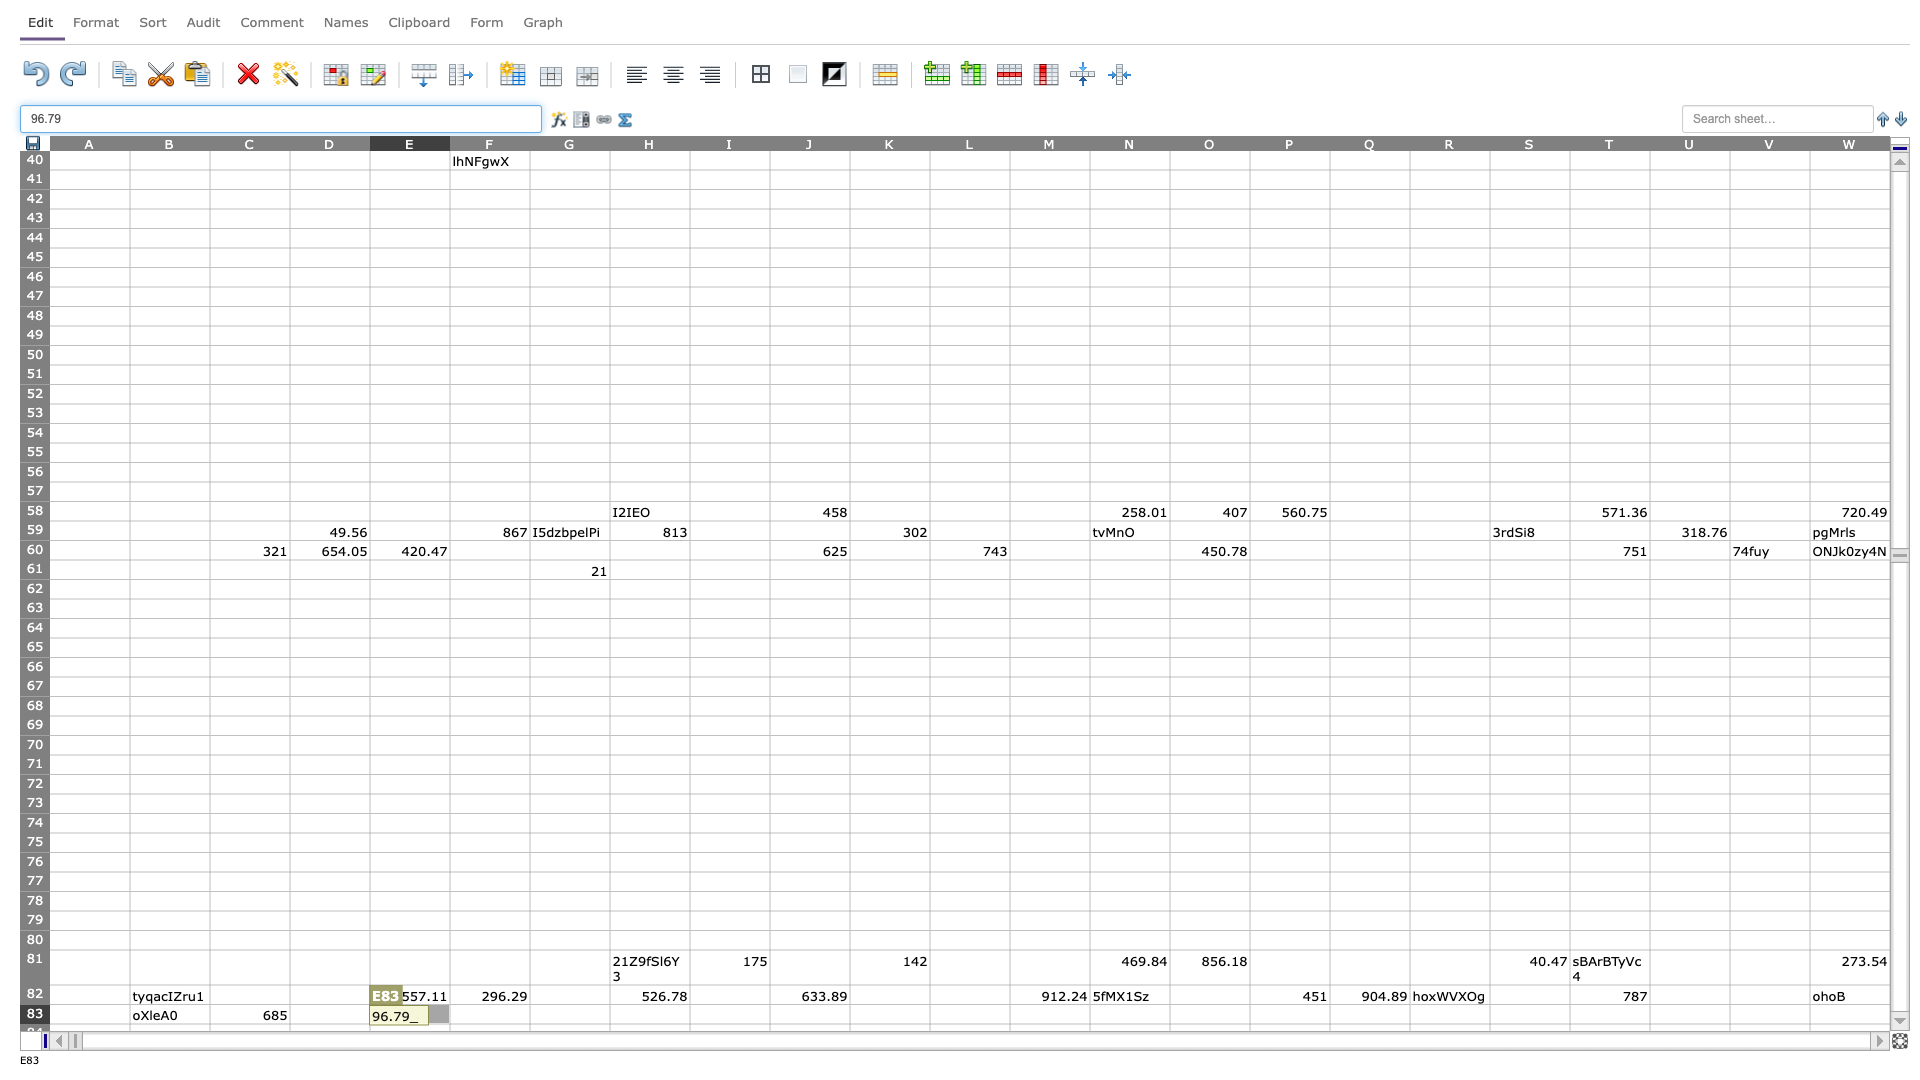 This screenshot has height=1080, width=1920. What do you see at coordinates (529, 1014) in the screenshot?
I see `Right side boundary of F83` at bounding box center [529, 1014].